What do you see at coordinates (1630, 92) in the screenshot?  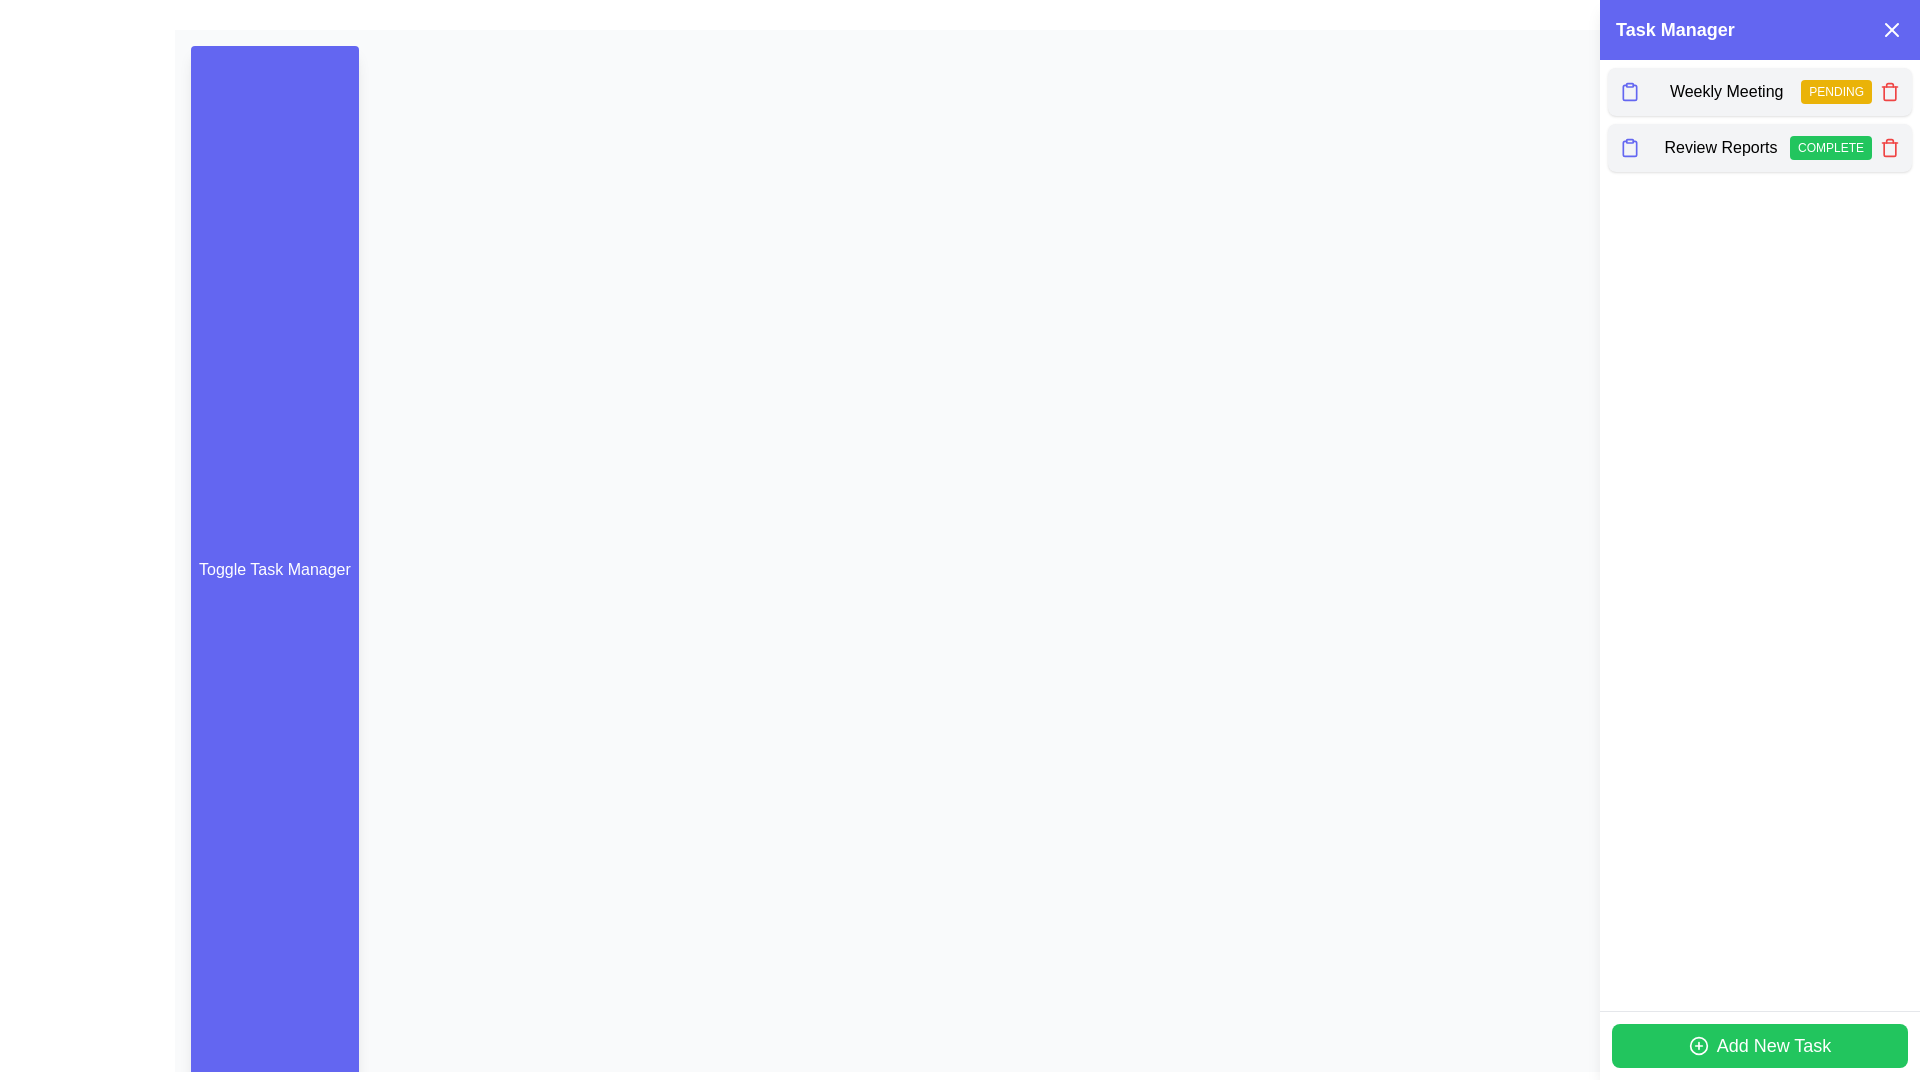 I see `the first icon representing the 'Weekly Meeting' entry in the task list of the 'Task Manager' panel` at bounding box center [1630, 92].